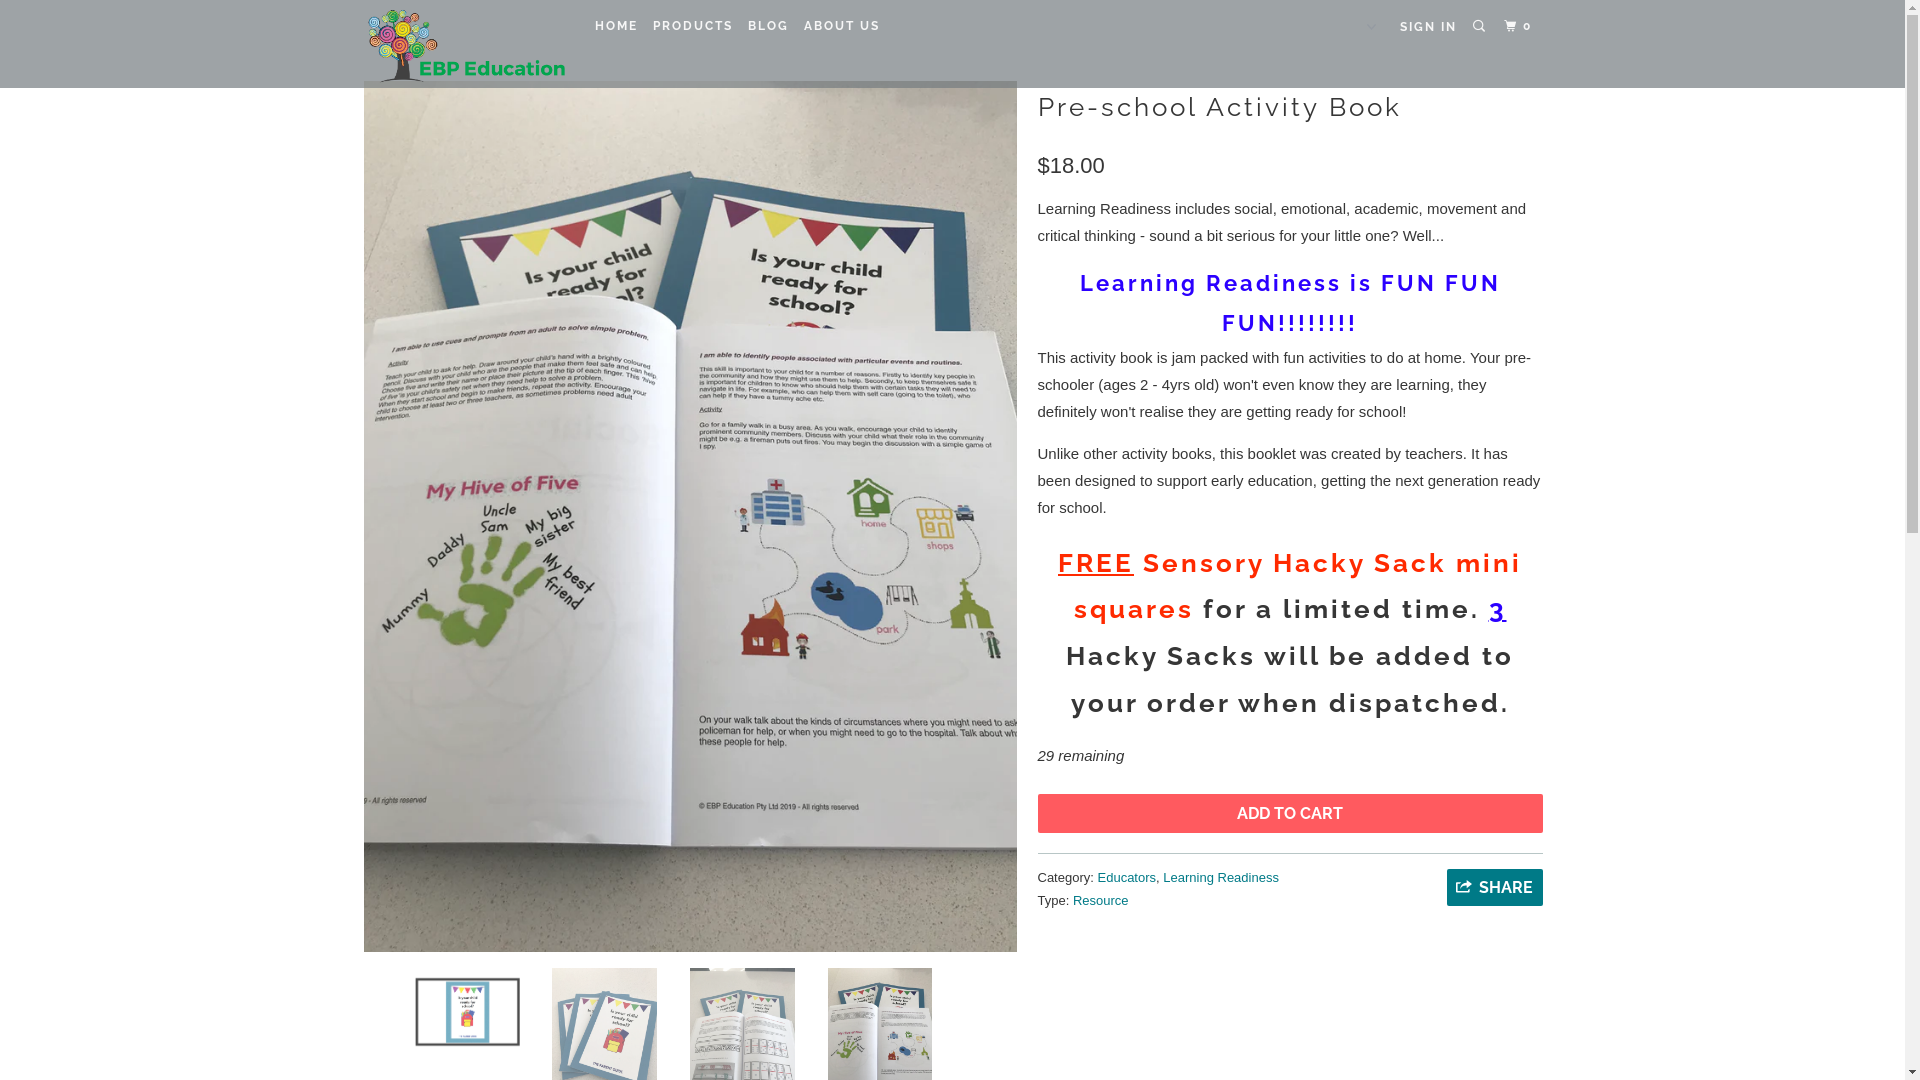  I want to click on '0', so click(1520, 26).